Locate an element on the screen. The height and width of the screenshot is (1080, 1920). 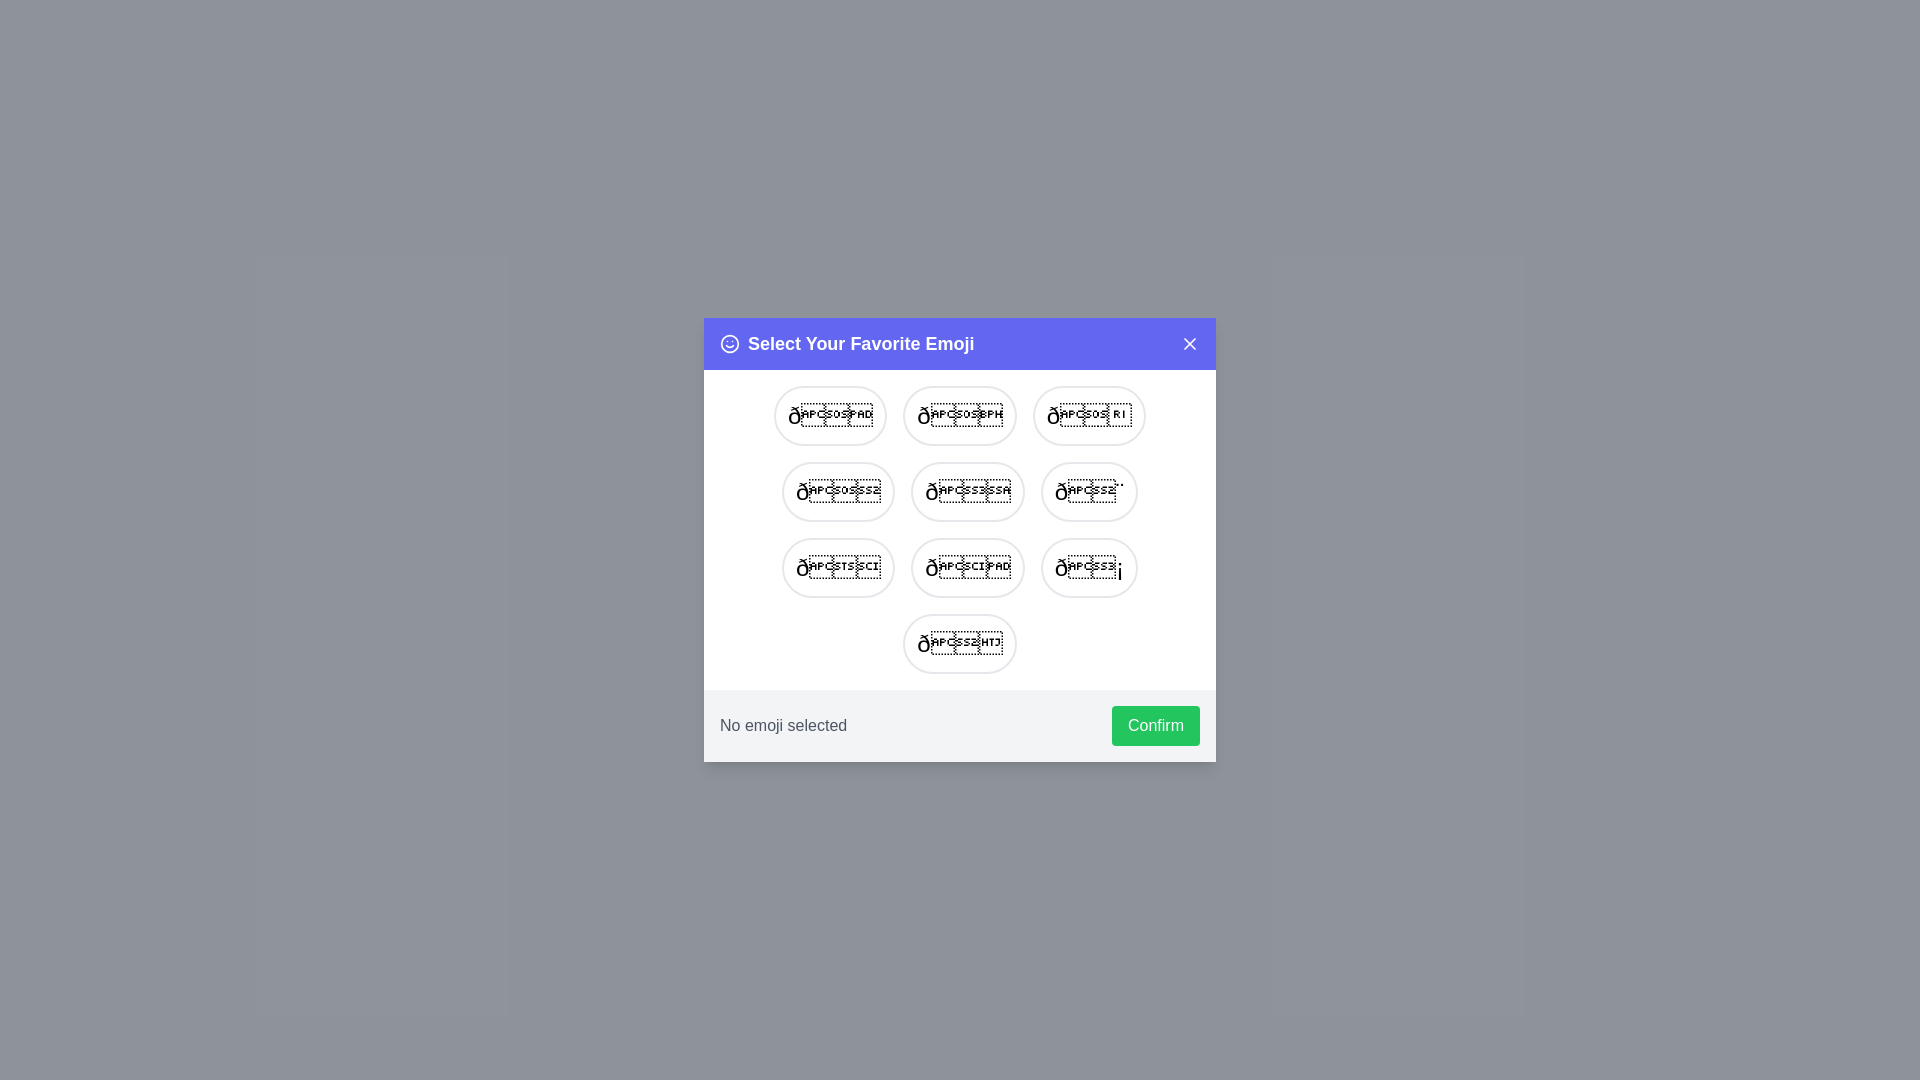
the emoji 🏁 from the list is located at coordinates (1088, 567).